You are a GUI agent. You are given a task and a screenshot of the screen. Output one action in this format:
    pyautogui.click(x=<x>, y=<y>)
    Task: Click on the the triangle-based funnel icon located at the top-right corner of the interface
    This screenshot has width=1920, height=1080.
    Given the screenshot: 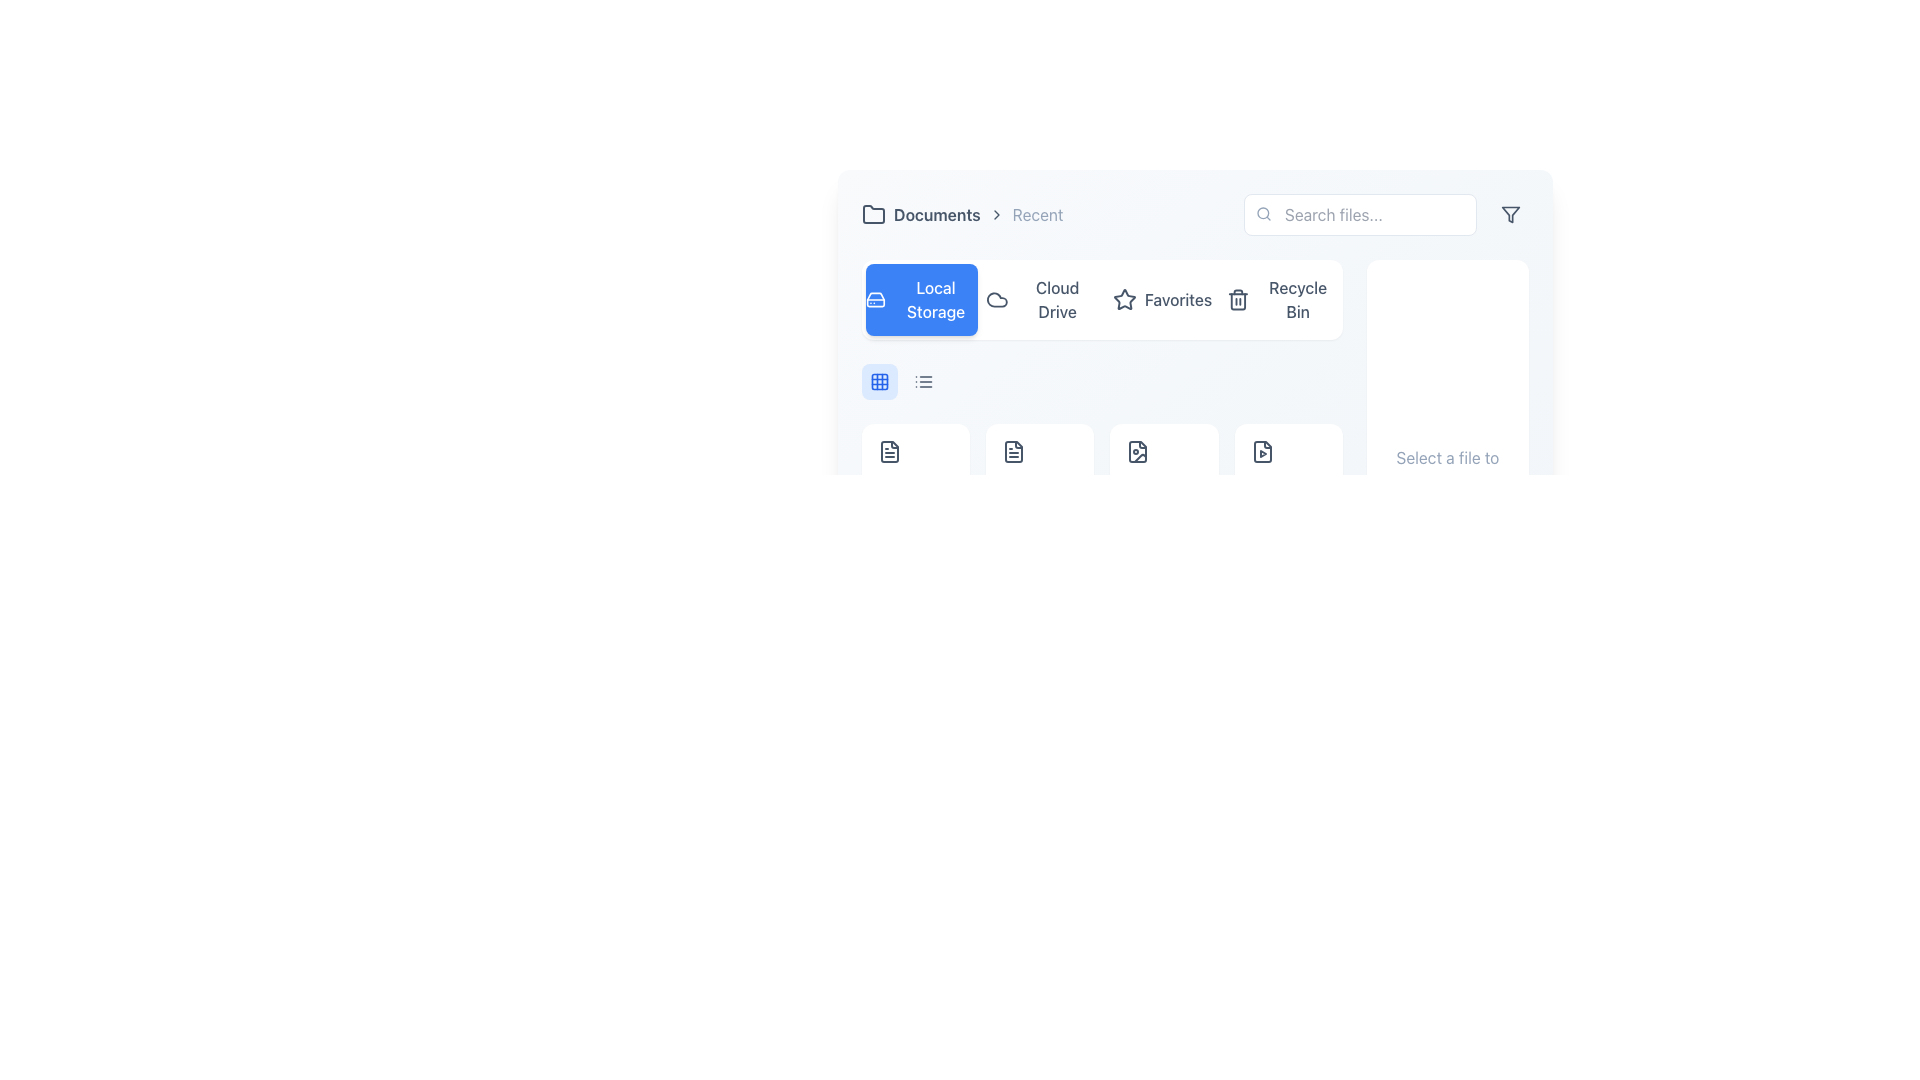 What is the action you would take?
    pyautogui.click(x=1511, y=215)
    